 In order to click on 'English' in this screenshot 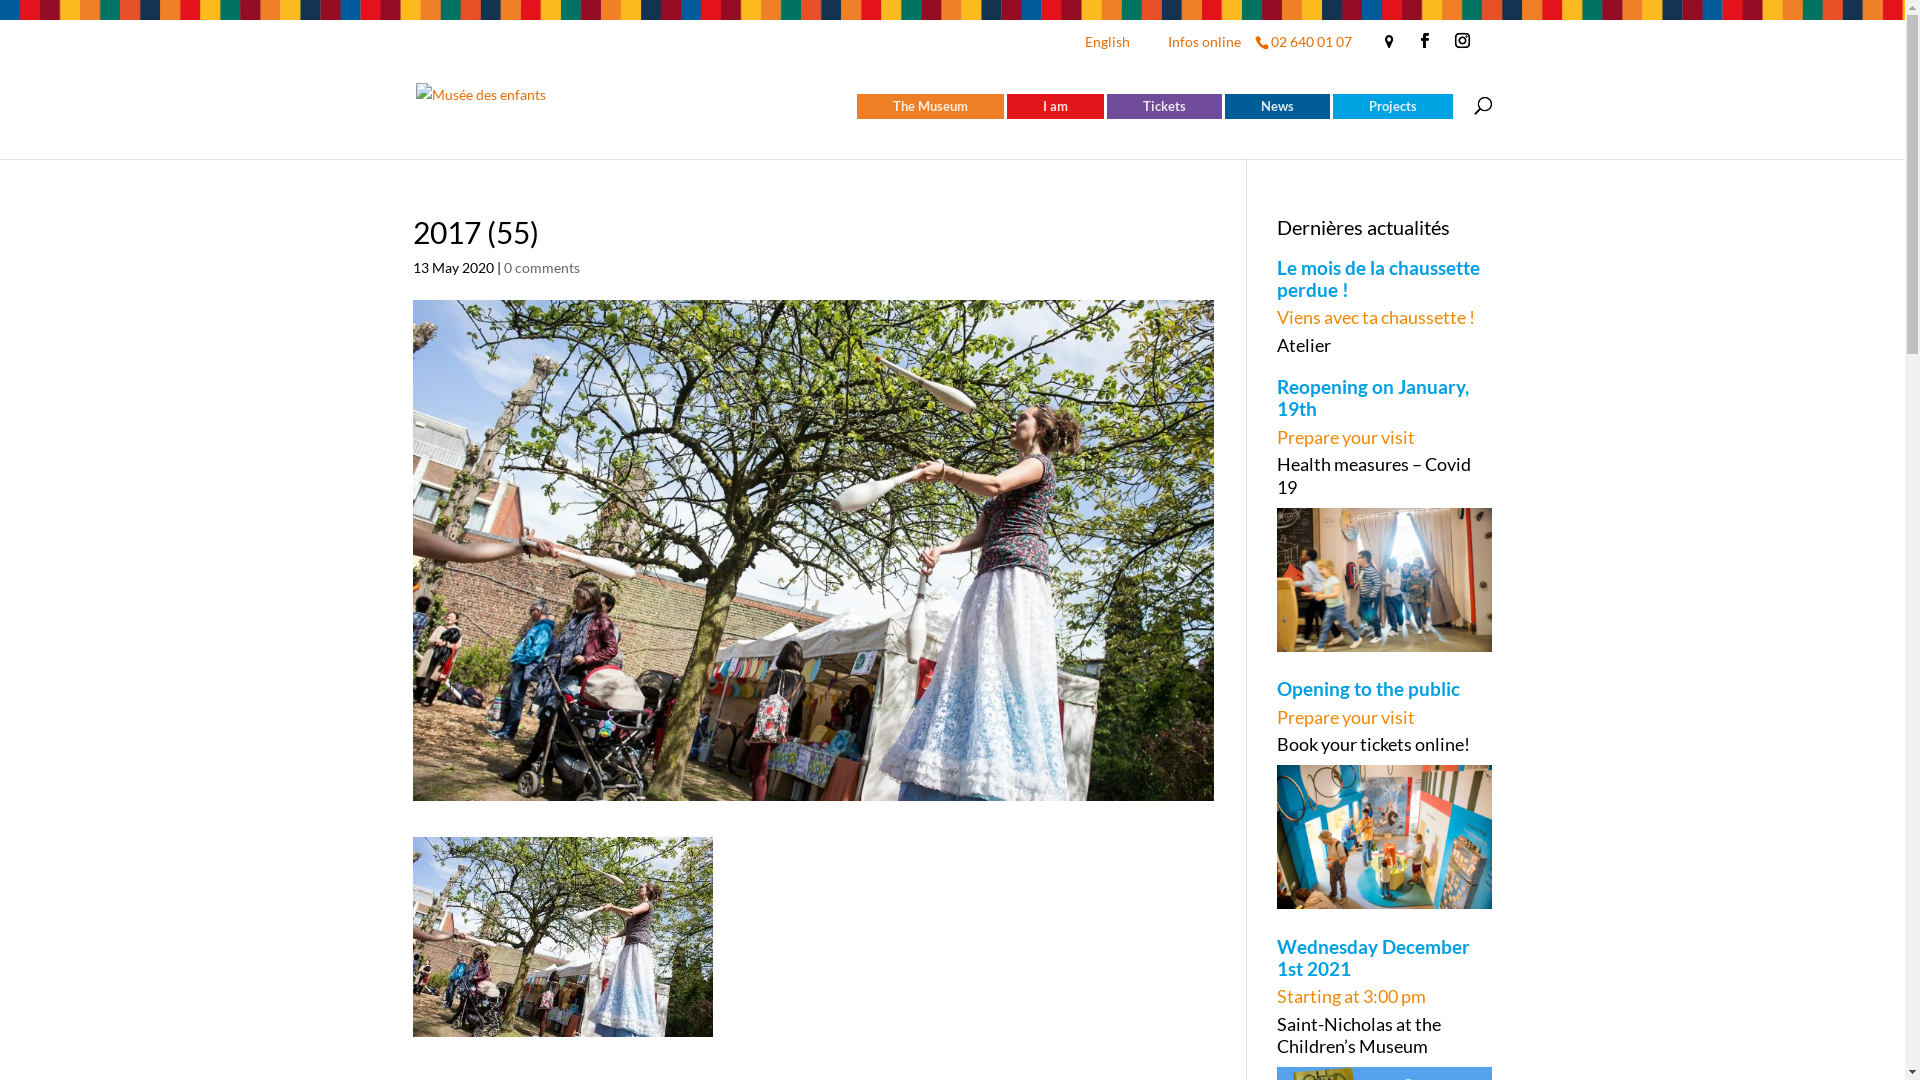, I will do `click(1079, 45)`.